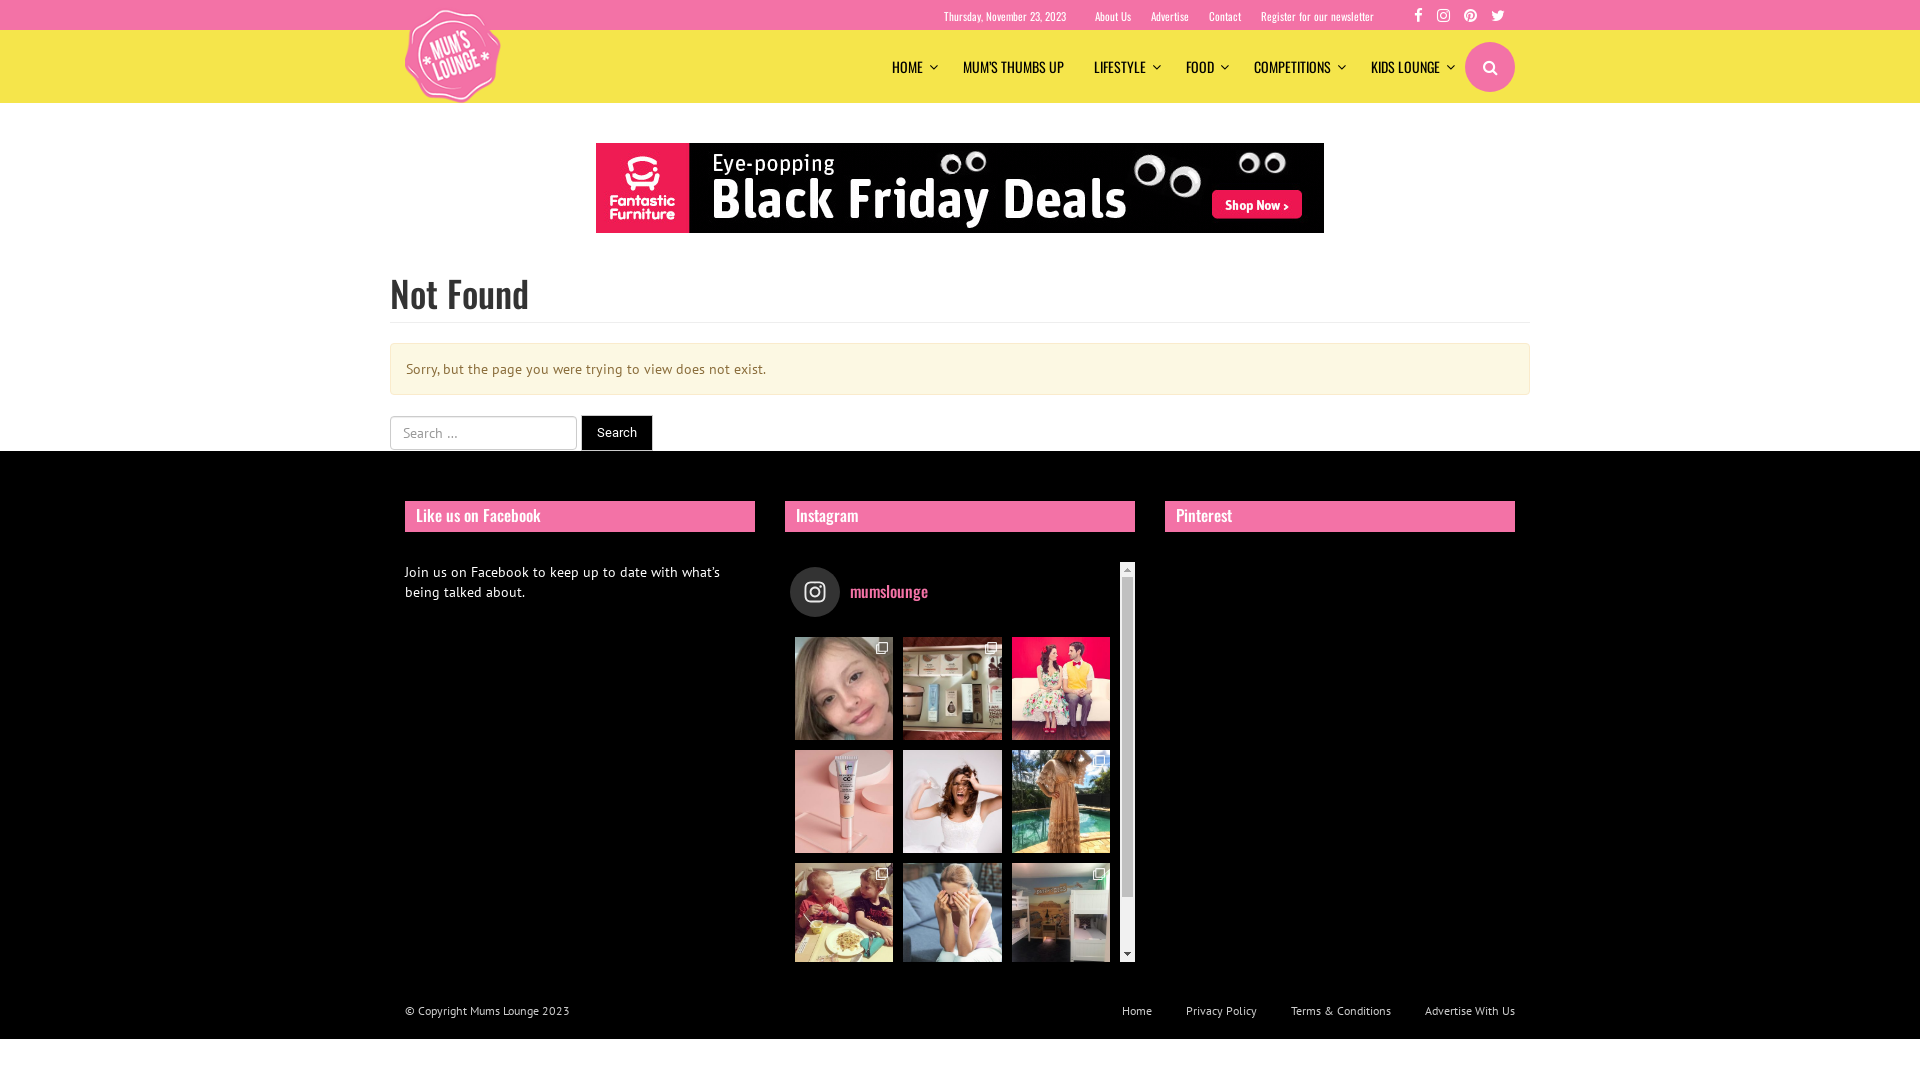 Image resolution: width=1920 pixels, height=1080 pixels. I want to click on 'KIDS LOUNGE', so click(1409, 65).